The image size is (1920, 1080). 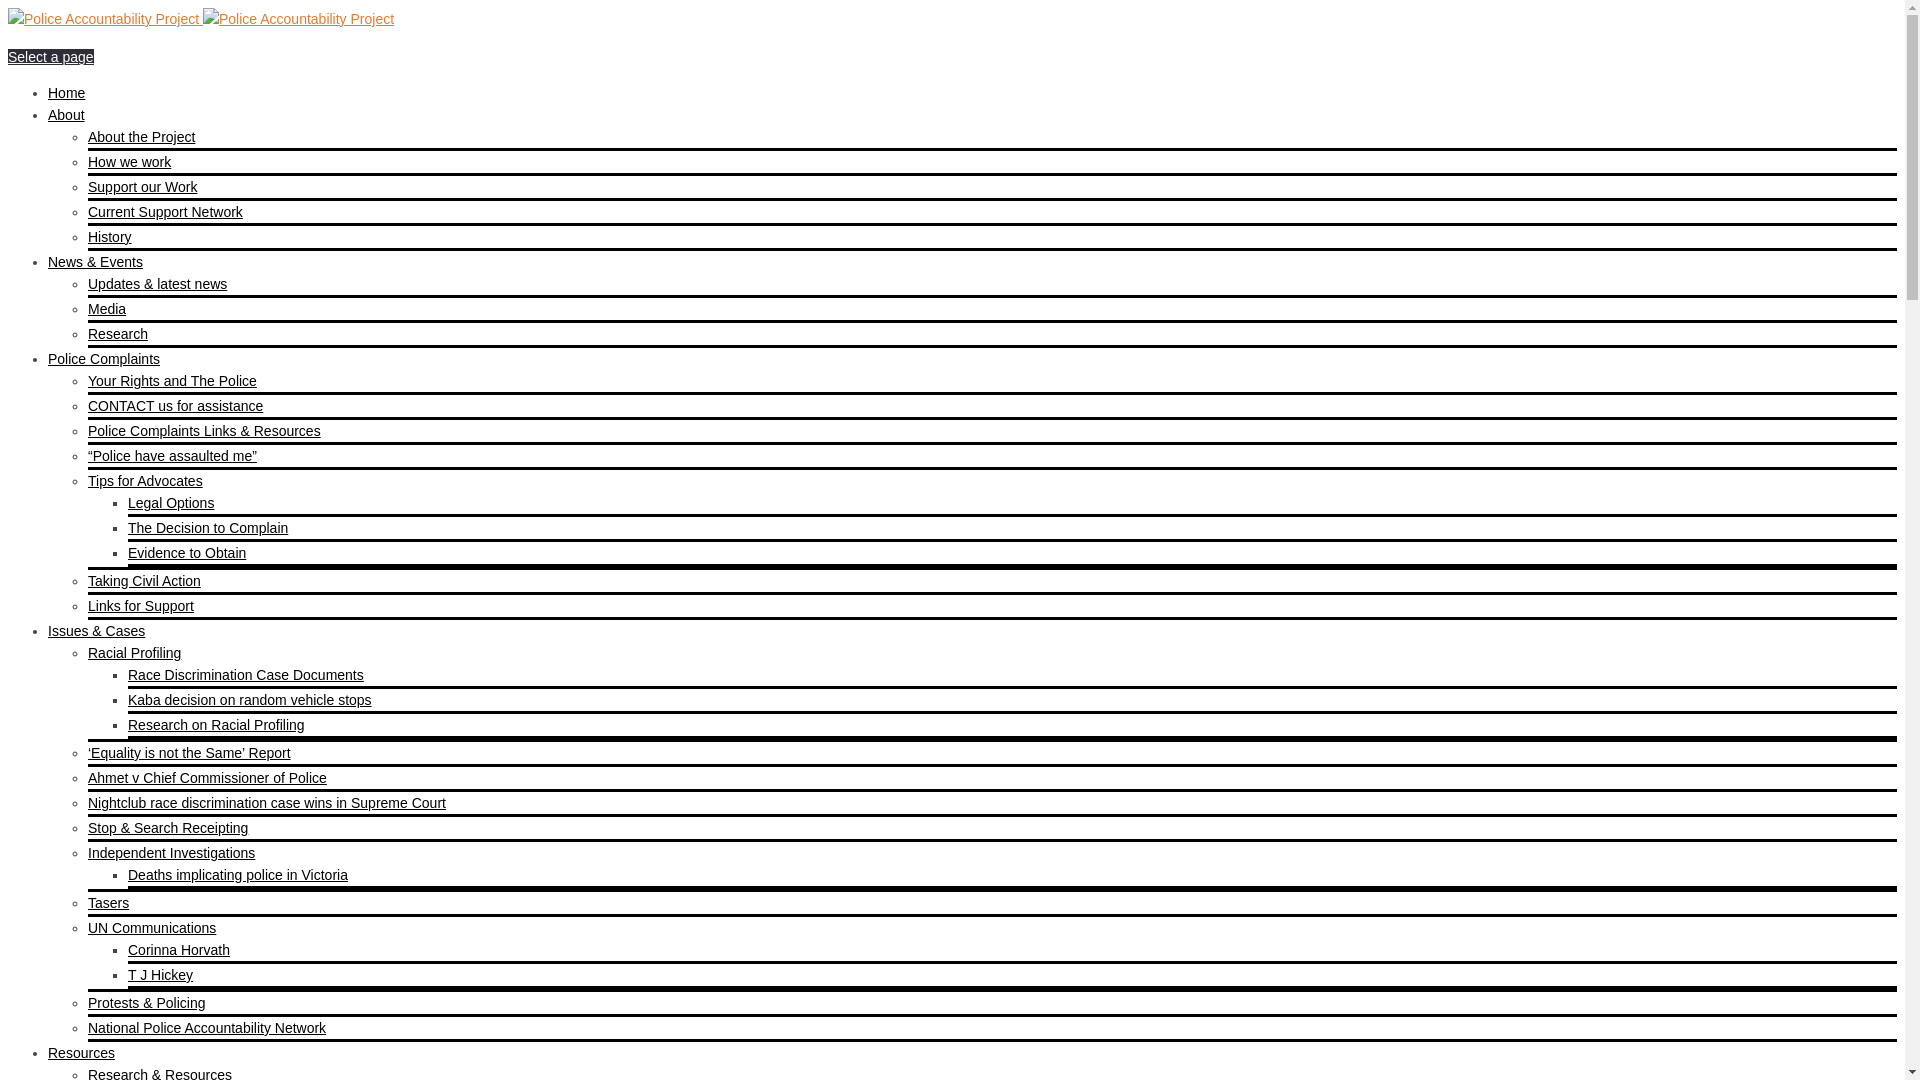 What do you see at coordinates (165, 212) in the screenshot?
I see `'Current Support Network'` at bounding box center [165, 212].